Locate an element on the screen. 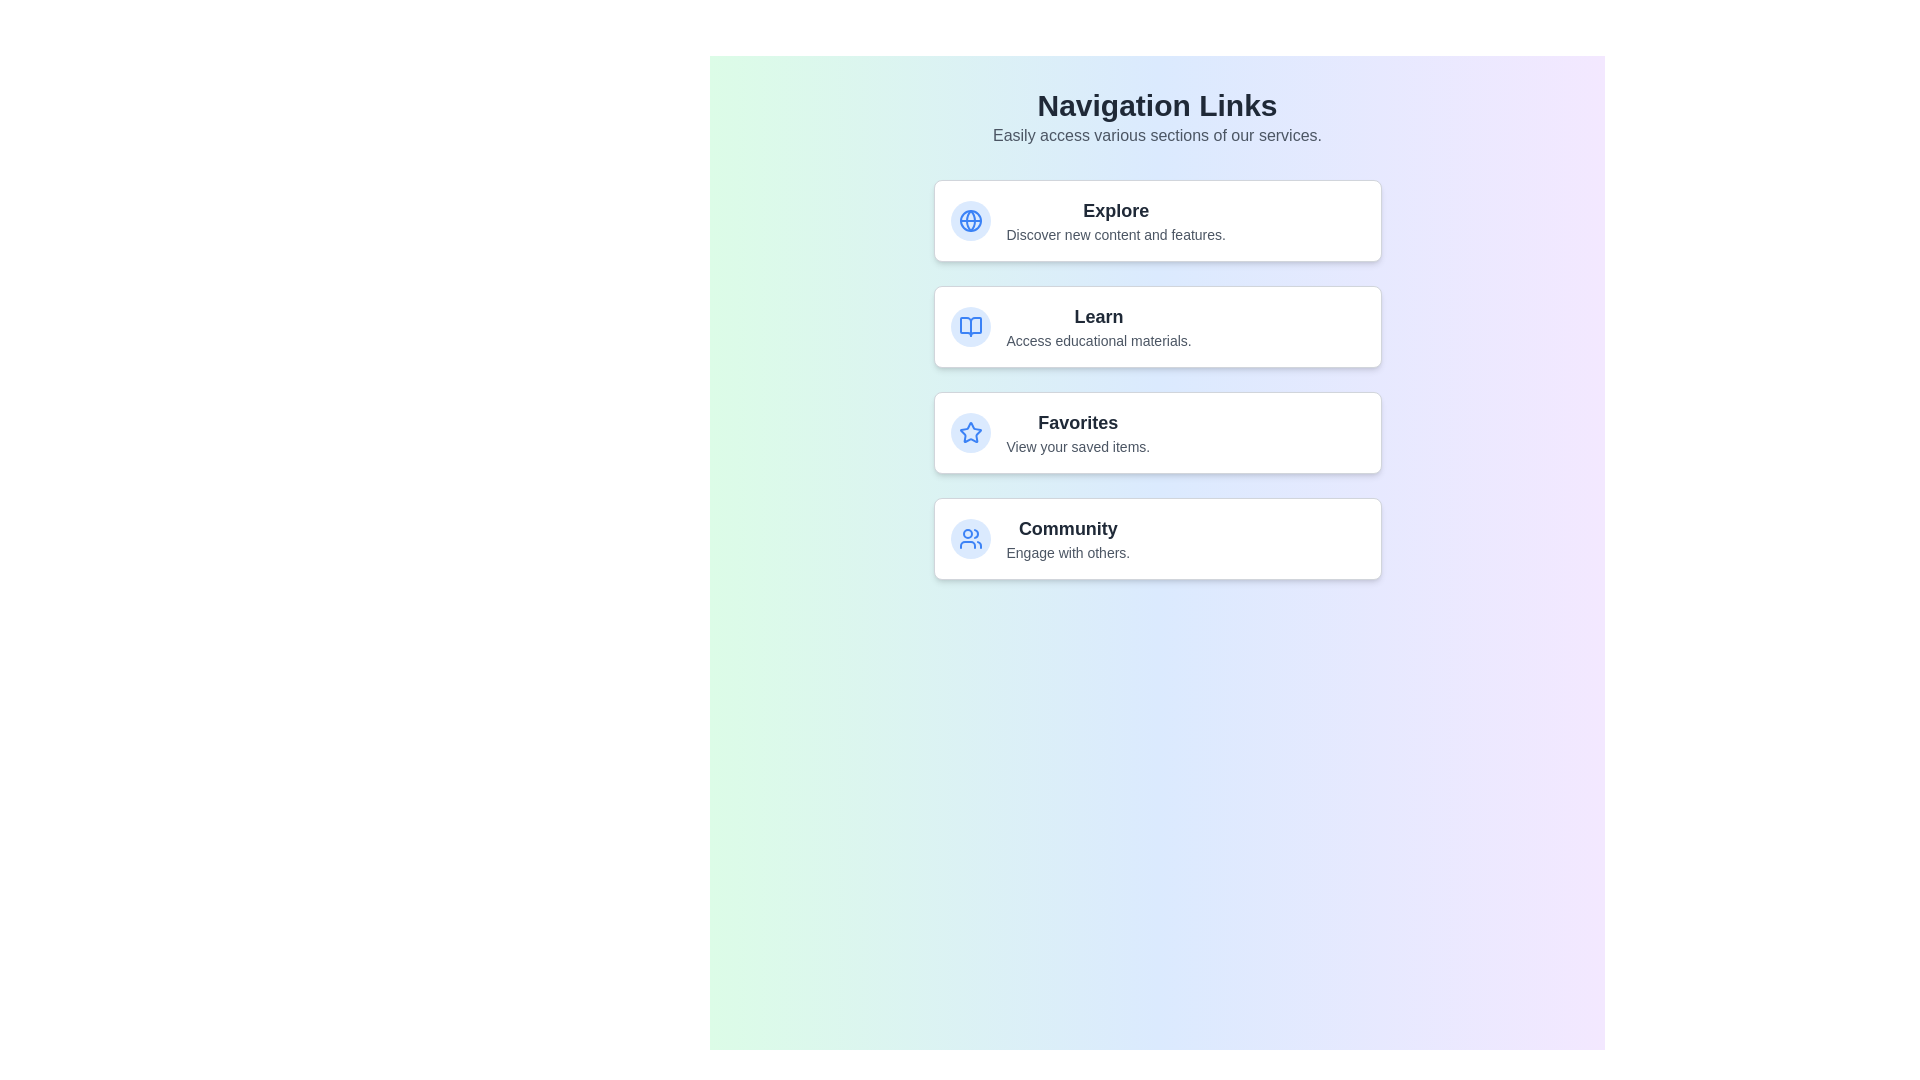  the circular blue globe icon located in the top left corner of the 'Explore' section card, directly above the text 'Explore' is located at coordinates (970, 220).